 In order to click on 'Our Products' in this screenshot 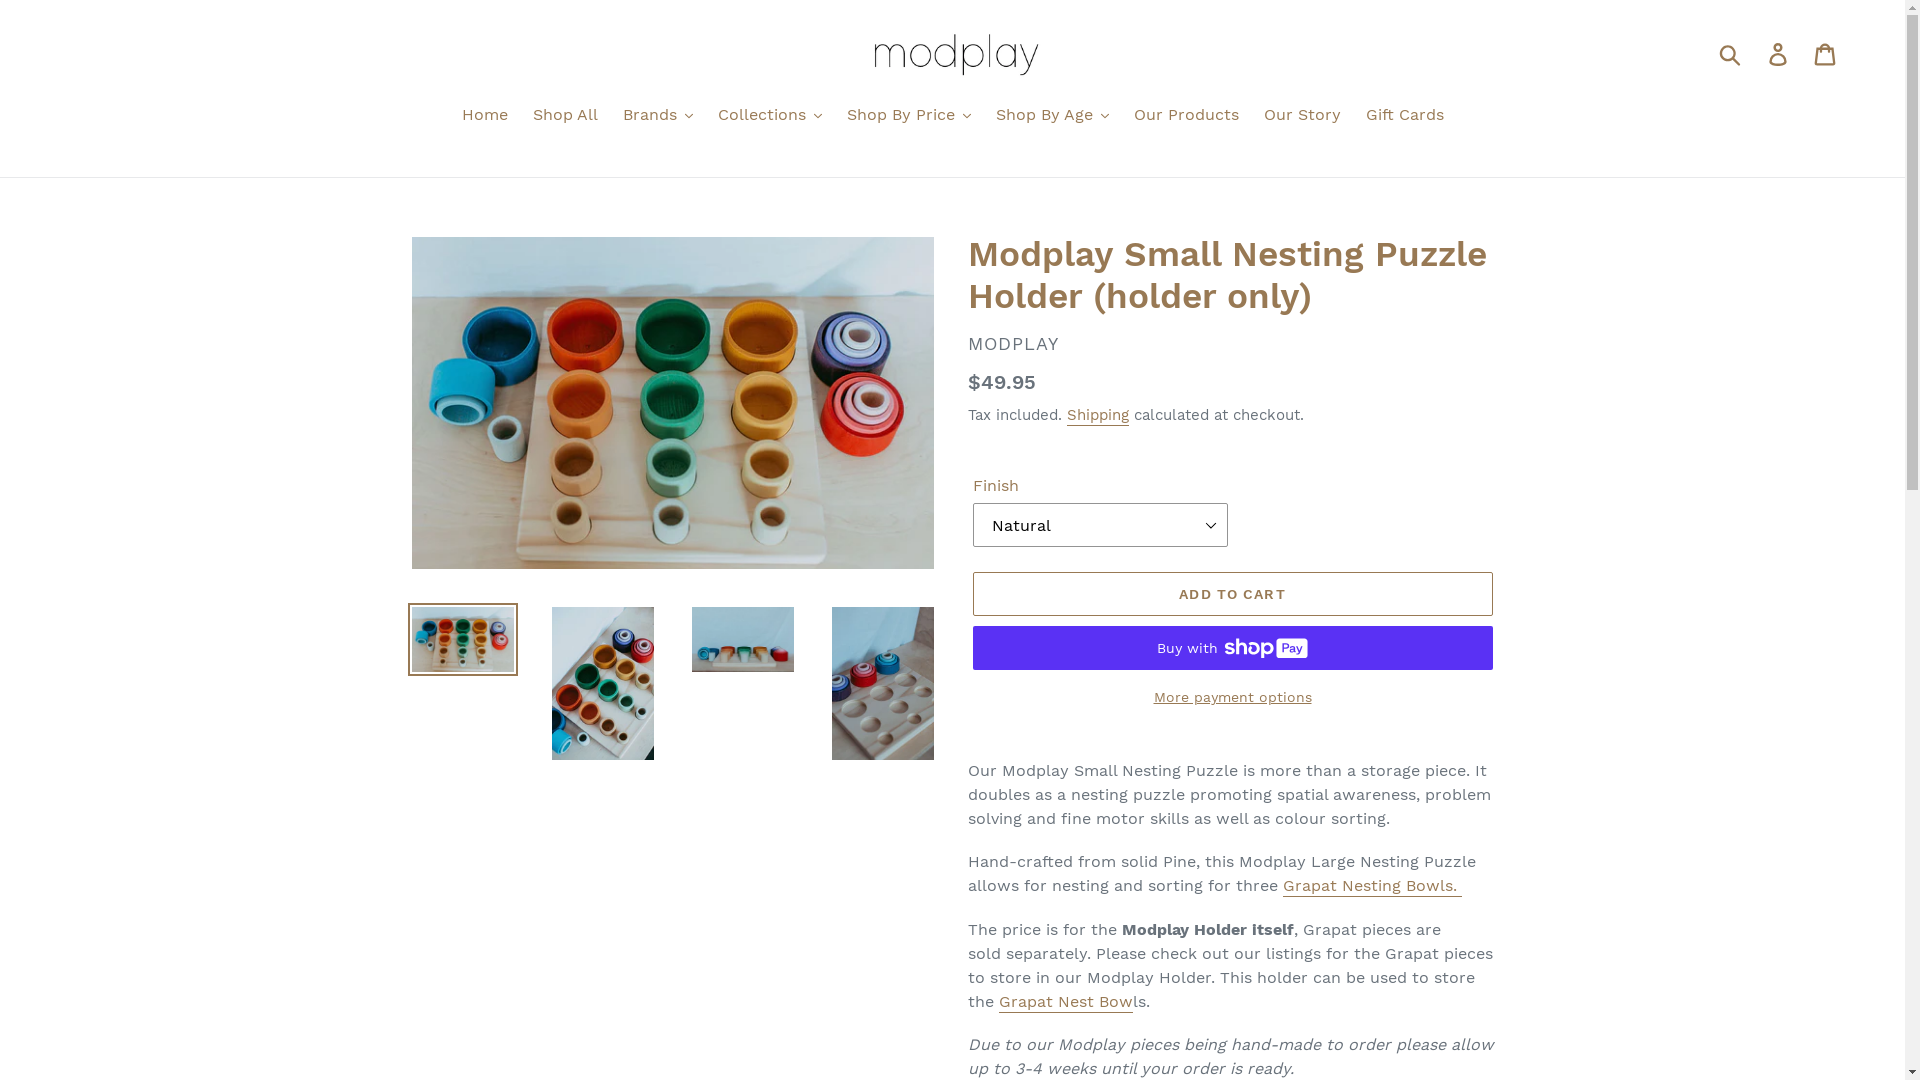, I will do `click(1186, 116)`.